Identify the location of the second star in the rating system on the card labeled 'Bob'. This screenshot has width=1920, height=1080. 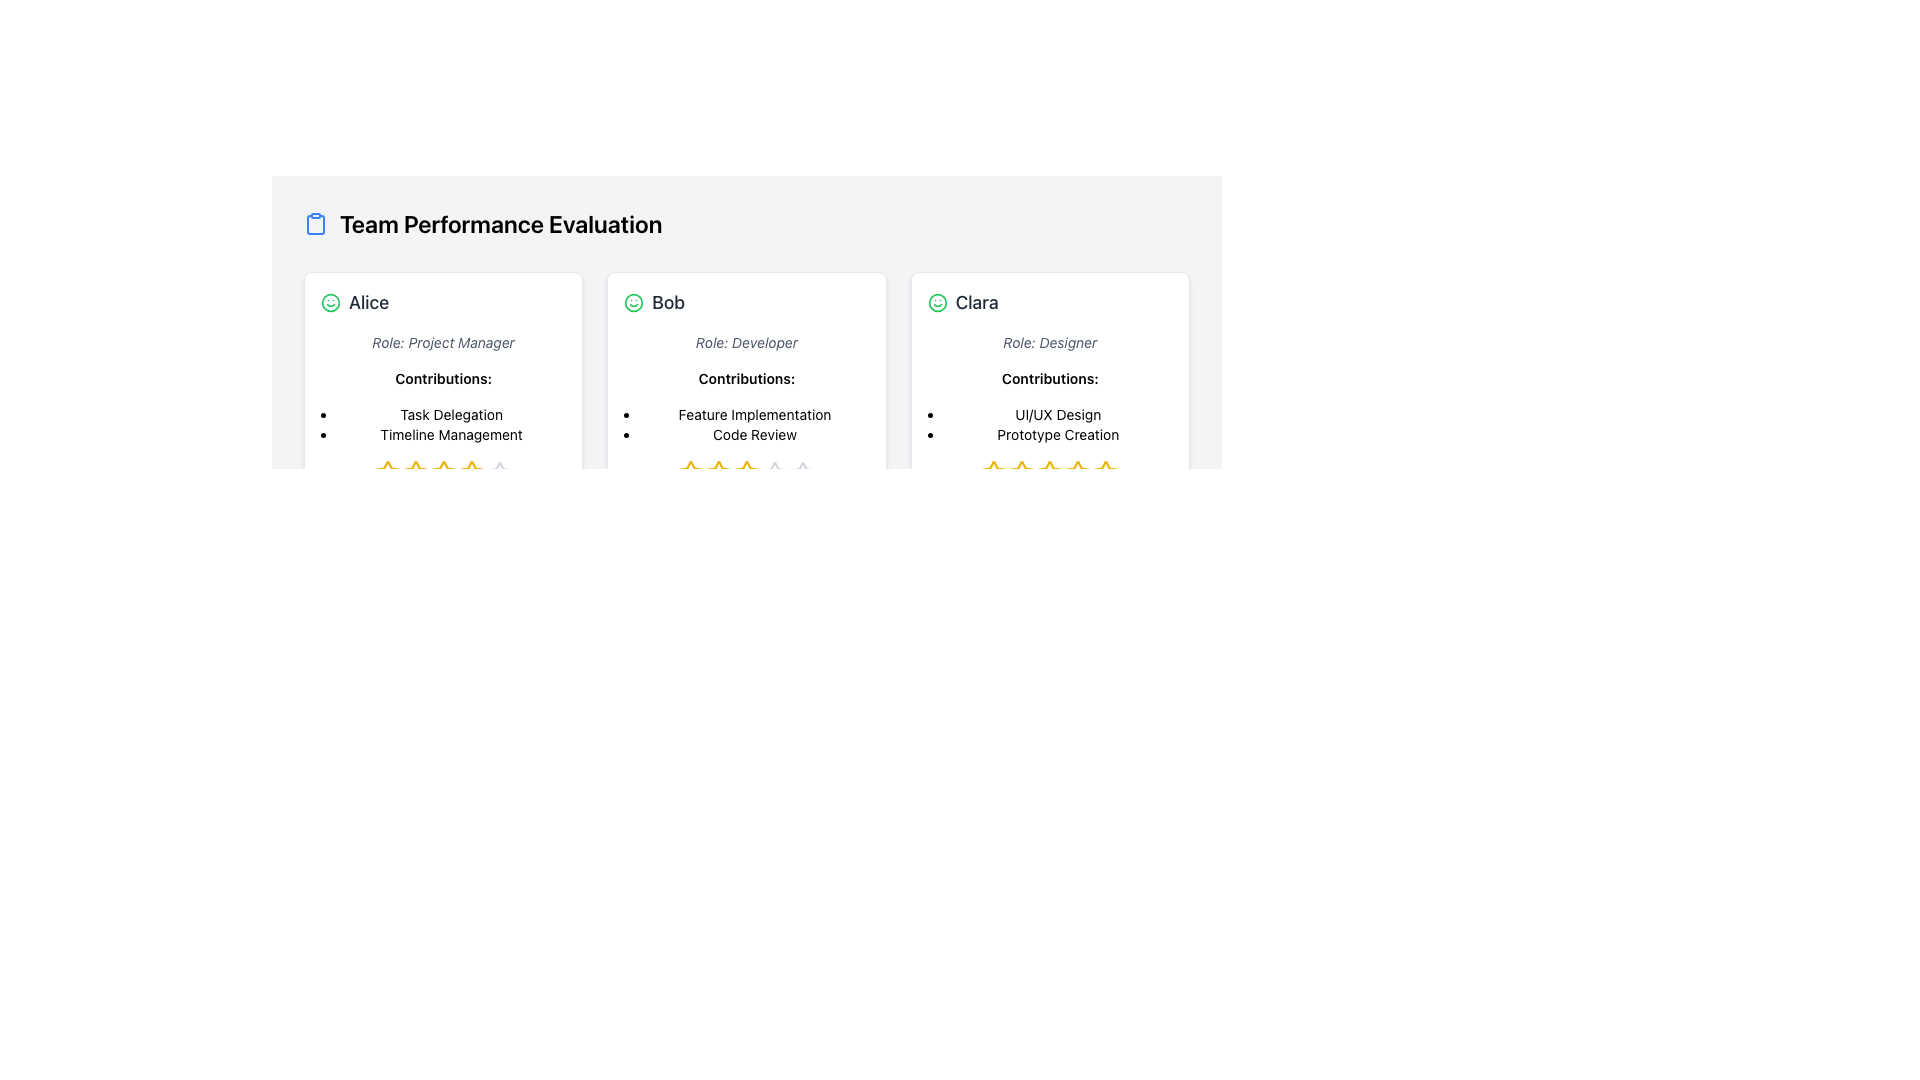
(691, 473).